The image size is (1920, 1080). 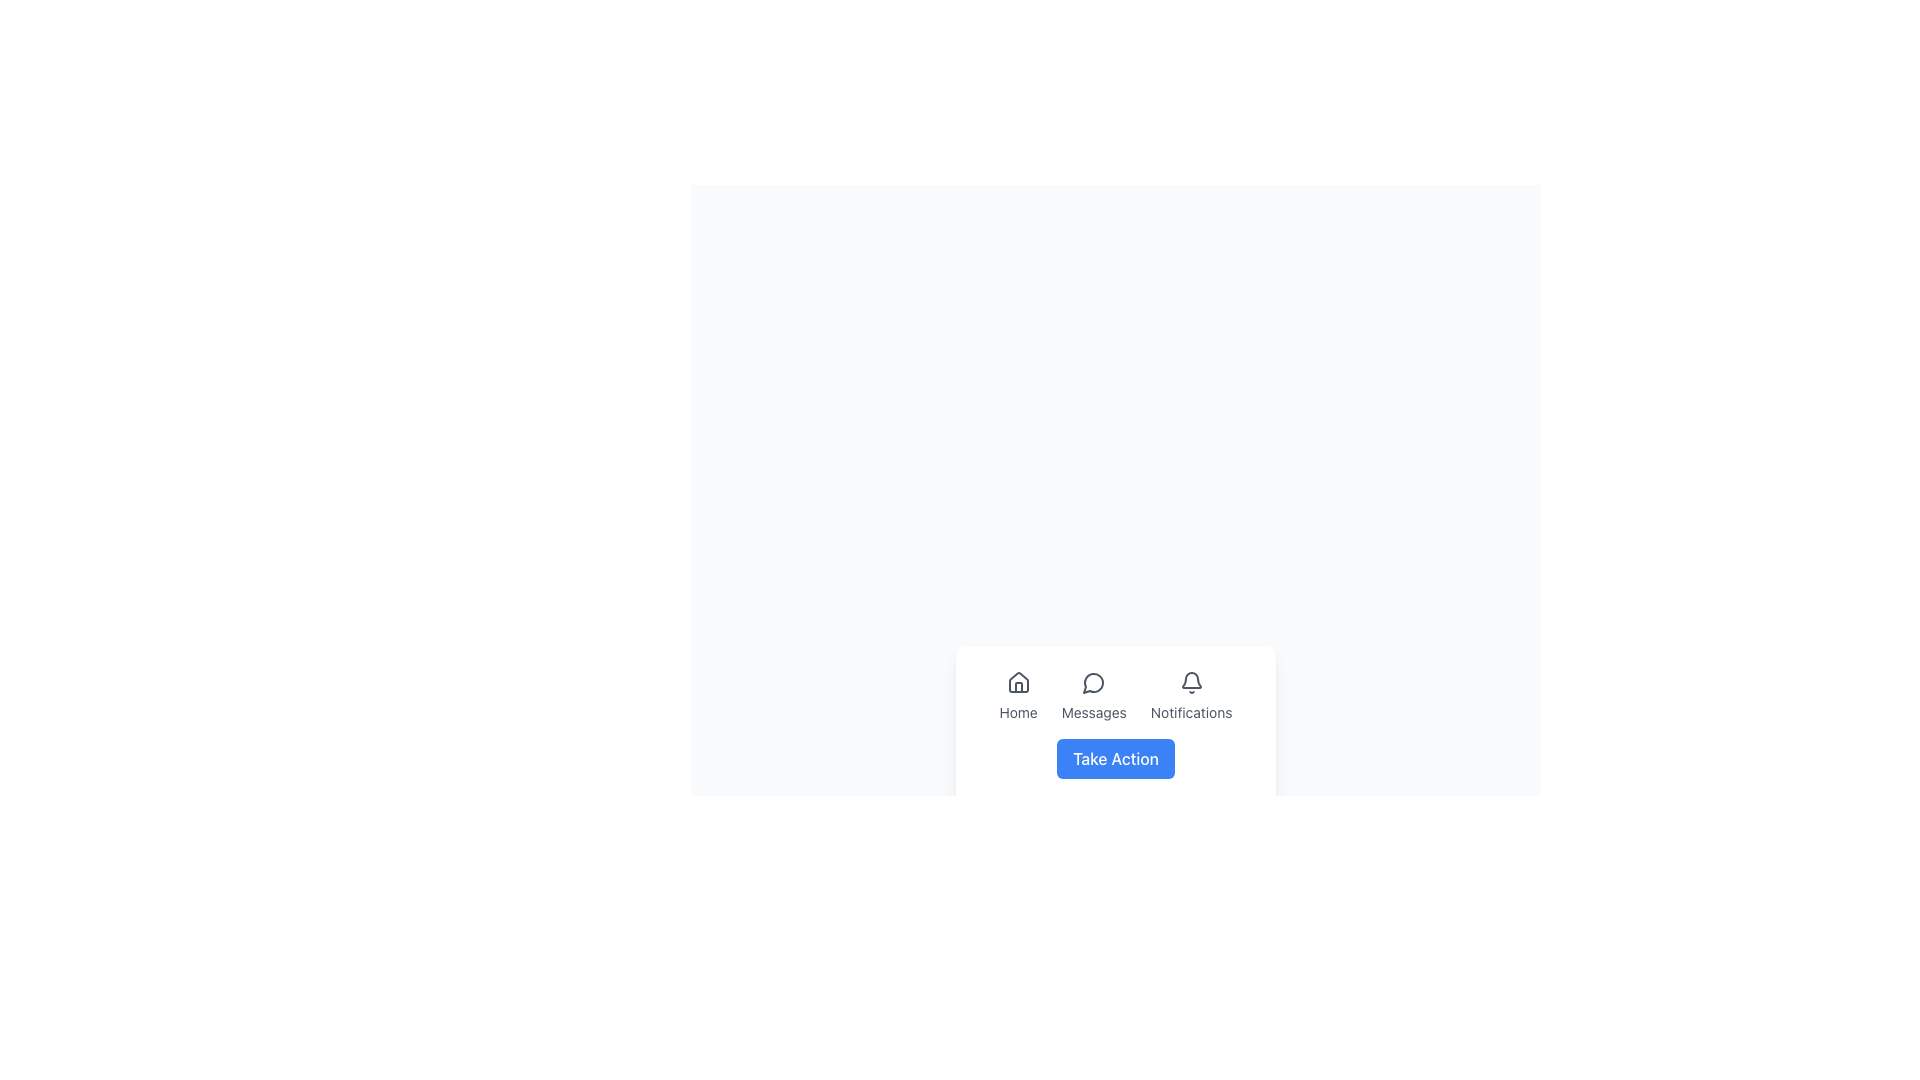 What do you see at coordinates (1115, 696) in the screenshot?
I see `the navigation menu located at the center of the white card` at bounding box center [1115, 696].